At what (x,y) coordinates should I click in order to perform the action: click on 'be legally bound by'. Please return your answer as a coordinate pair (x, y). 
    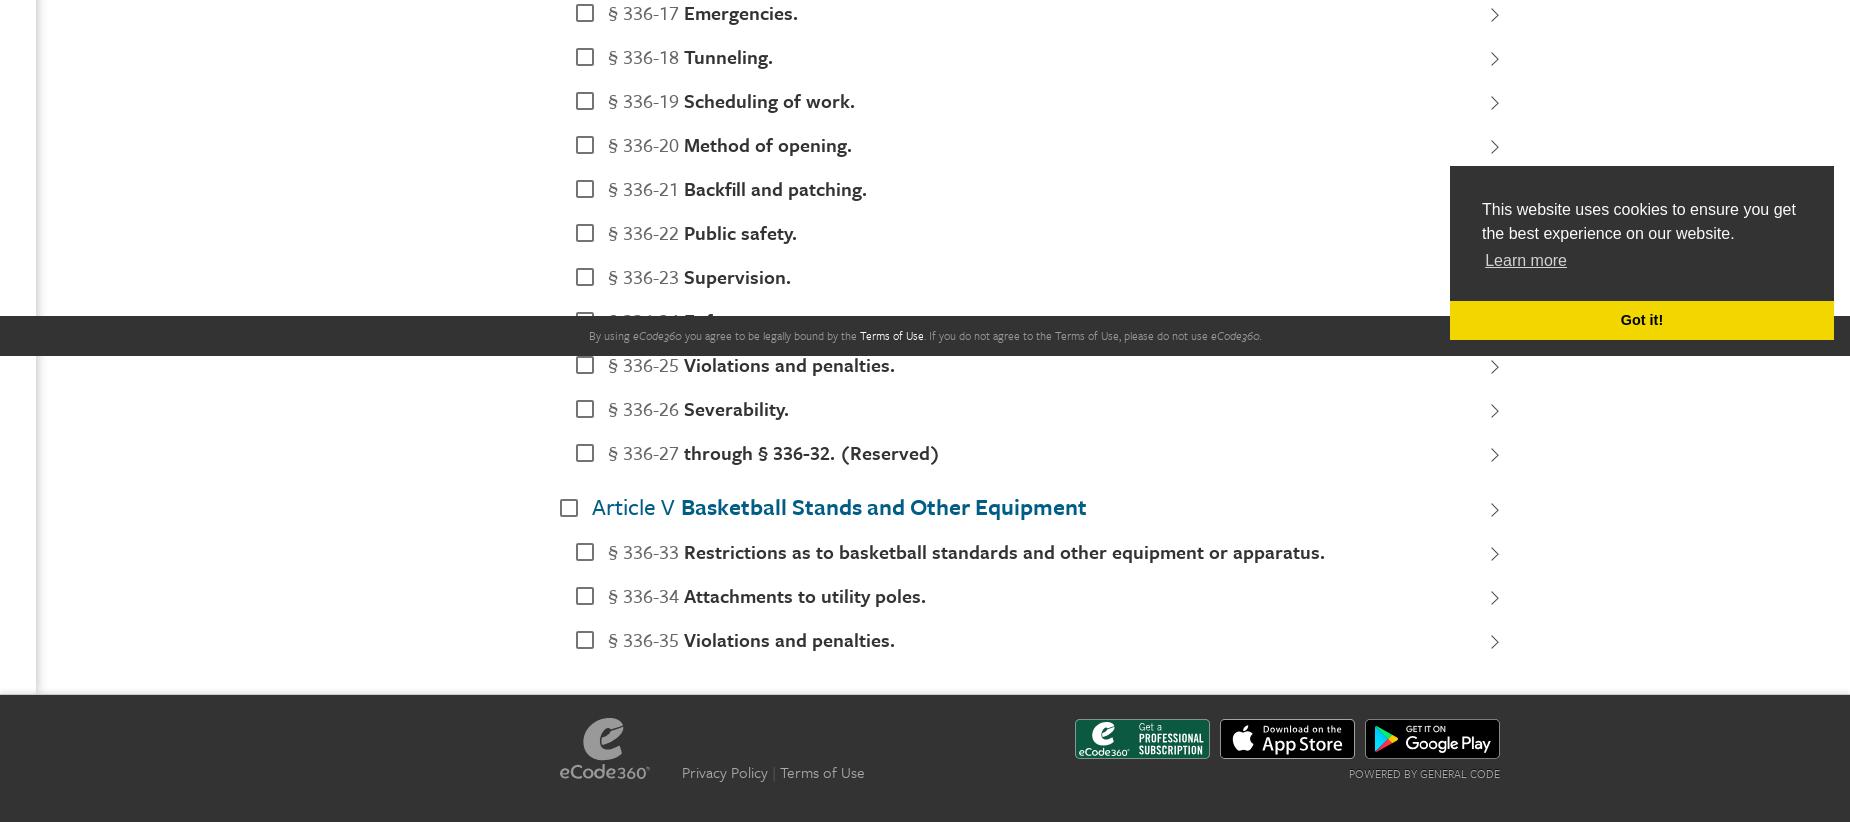
    Looking at the image, I should click on (791, 334).